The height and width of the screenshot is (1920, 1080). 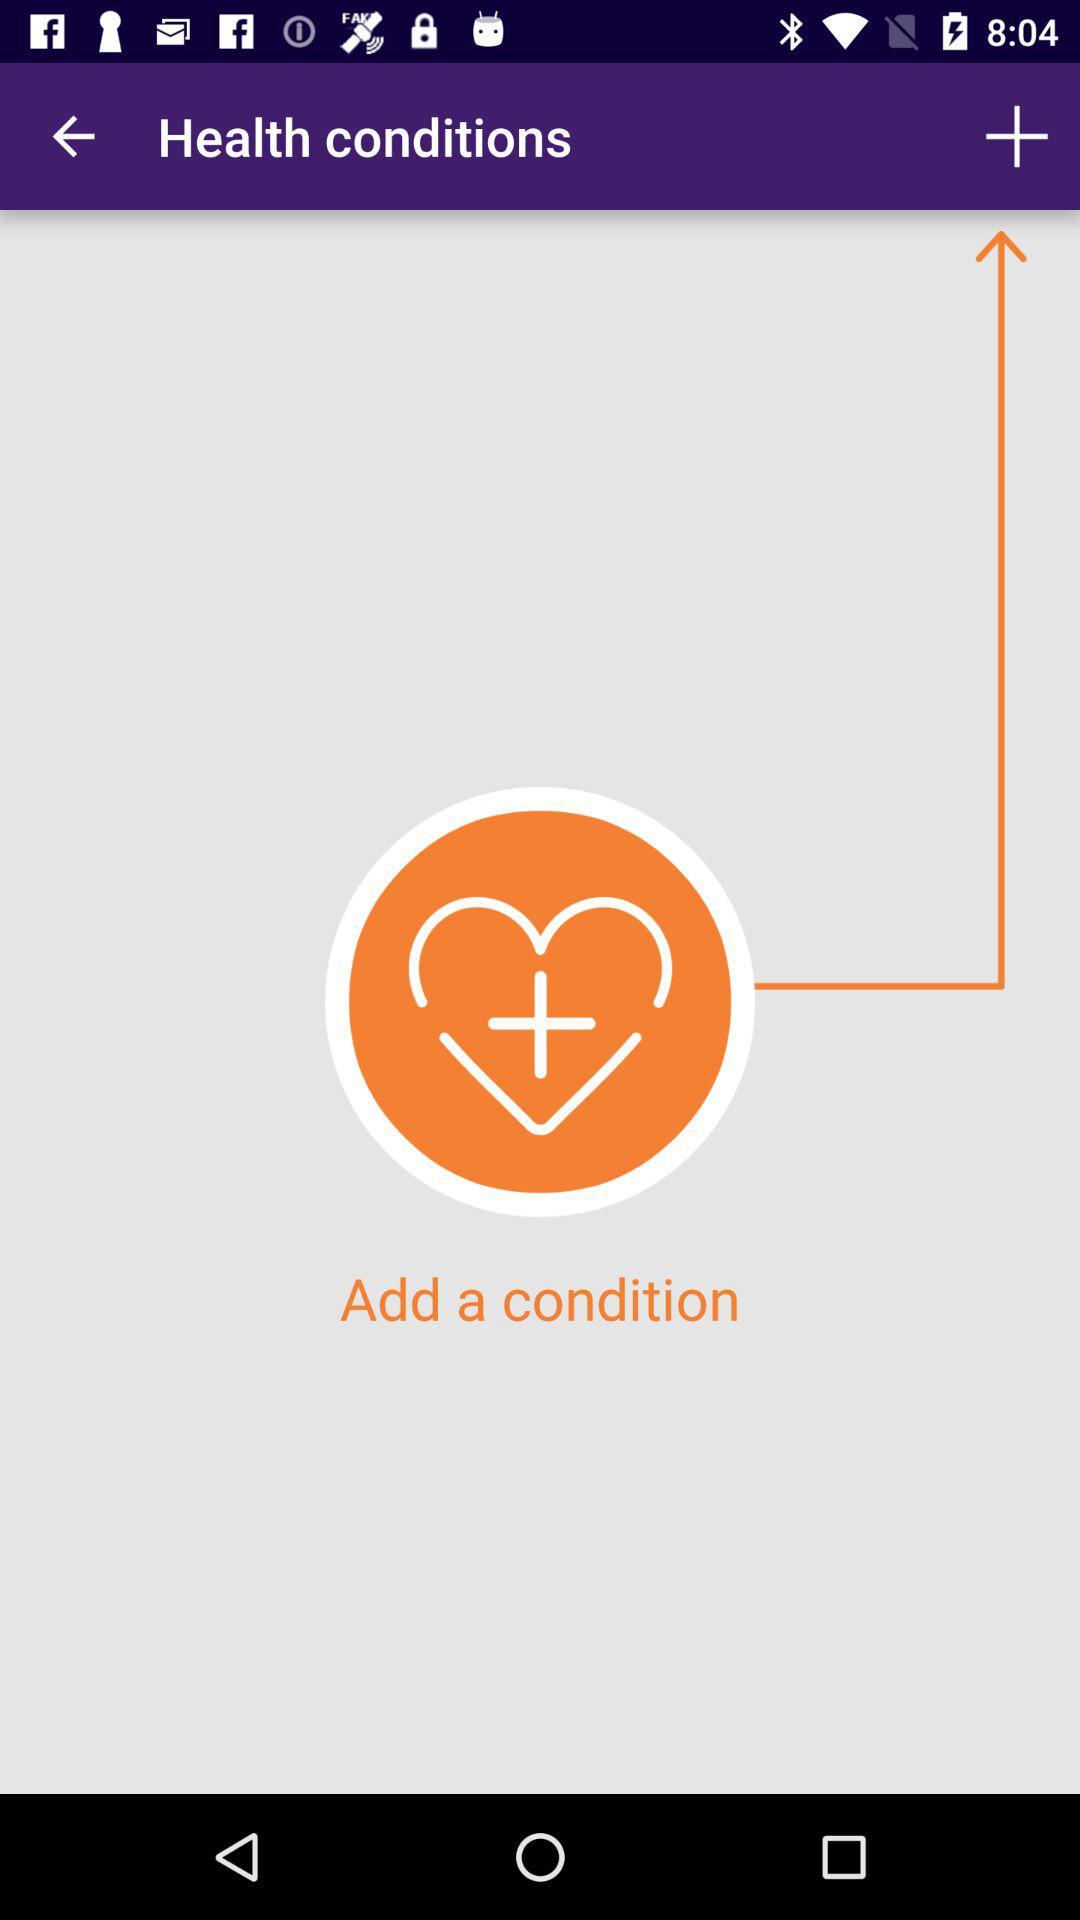 What do you see at coordinates (72, 135) in the screenshot?
I see `app to the left of the health conditions item` at bounding box center [72, 135].